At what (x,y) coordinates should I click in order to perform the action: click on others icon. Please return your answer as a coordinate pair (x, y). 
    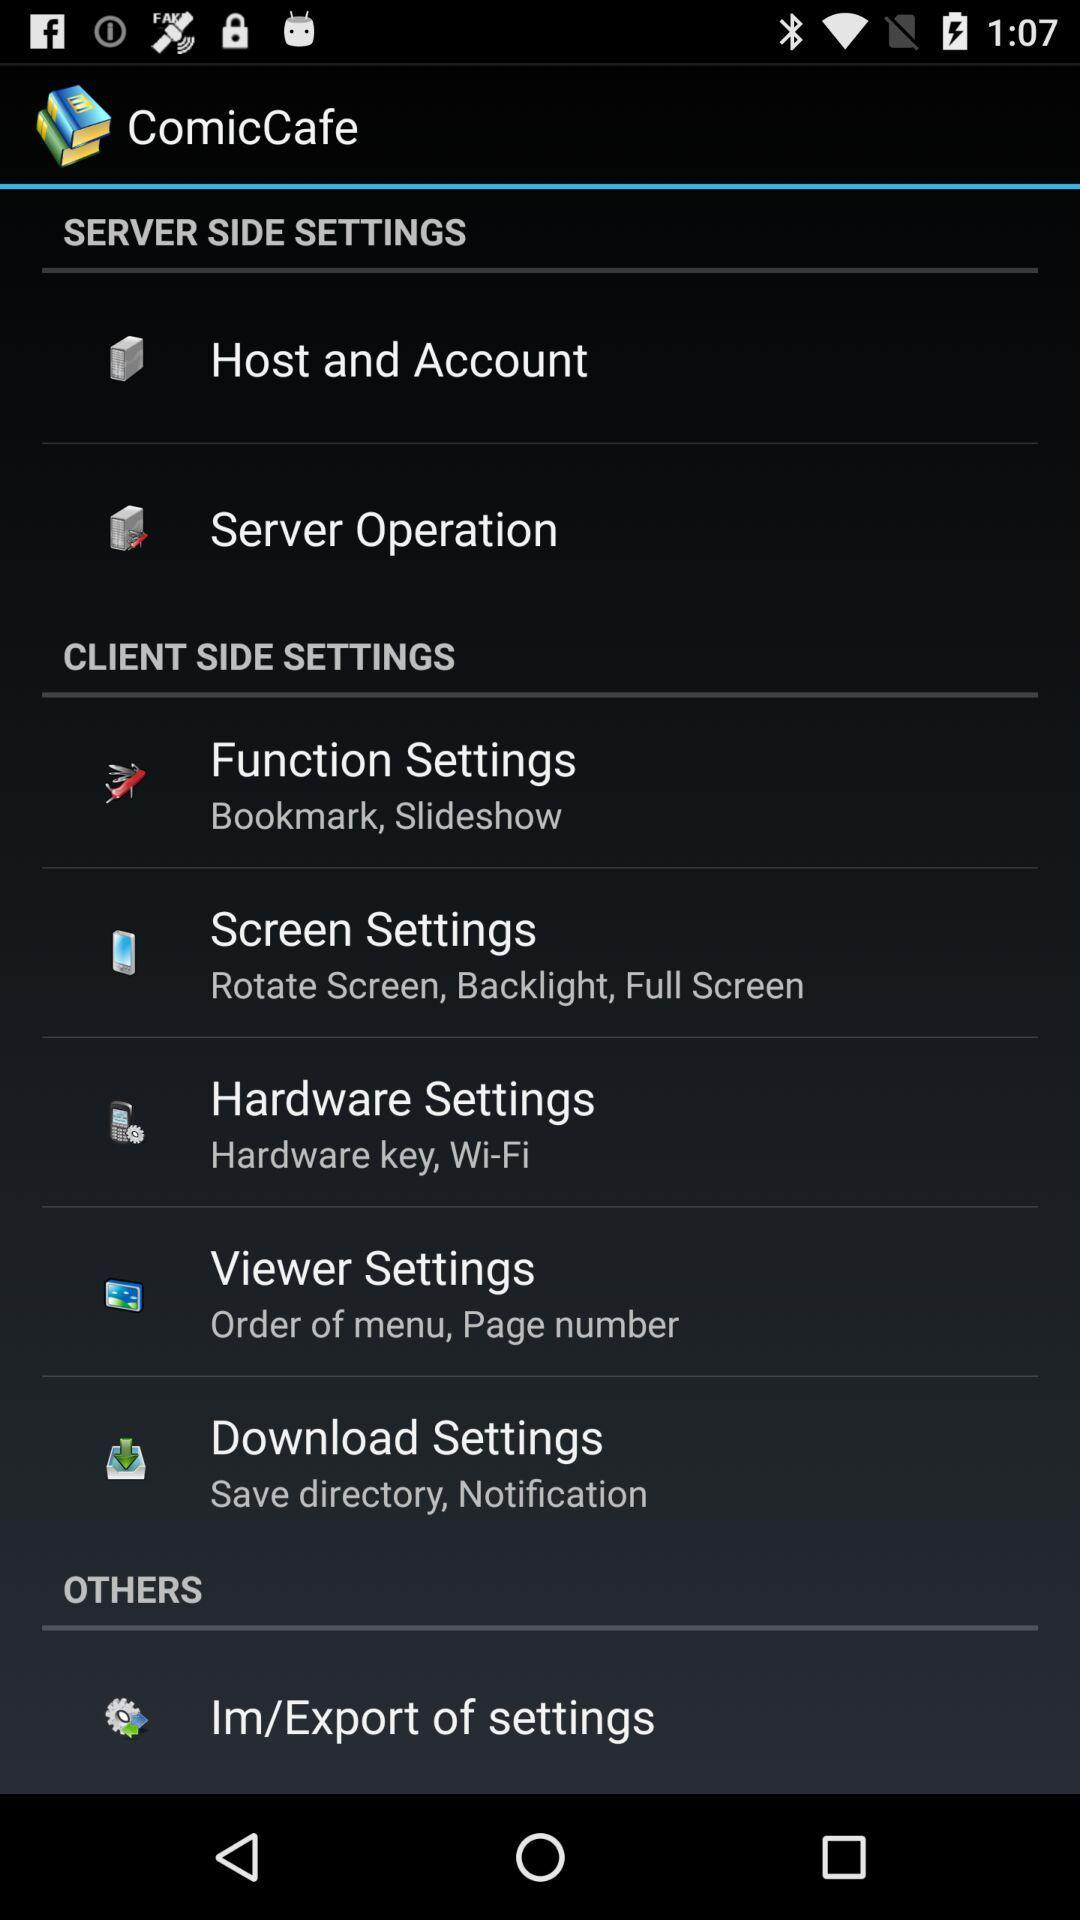
    Looking at the image, I should click on (540, 1587).